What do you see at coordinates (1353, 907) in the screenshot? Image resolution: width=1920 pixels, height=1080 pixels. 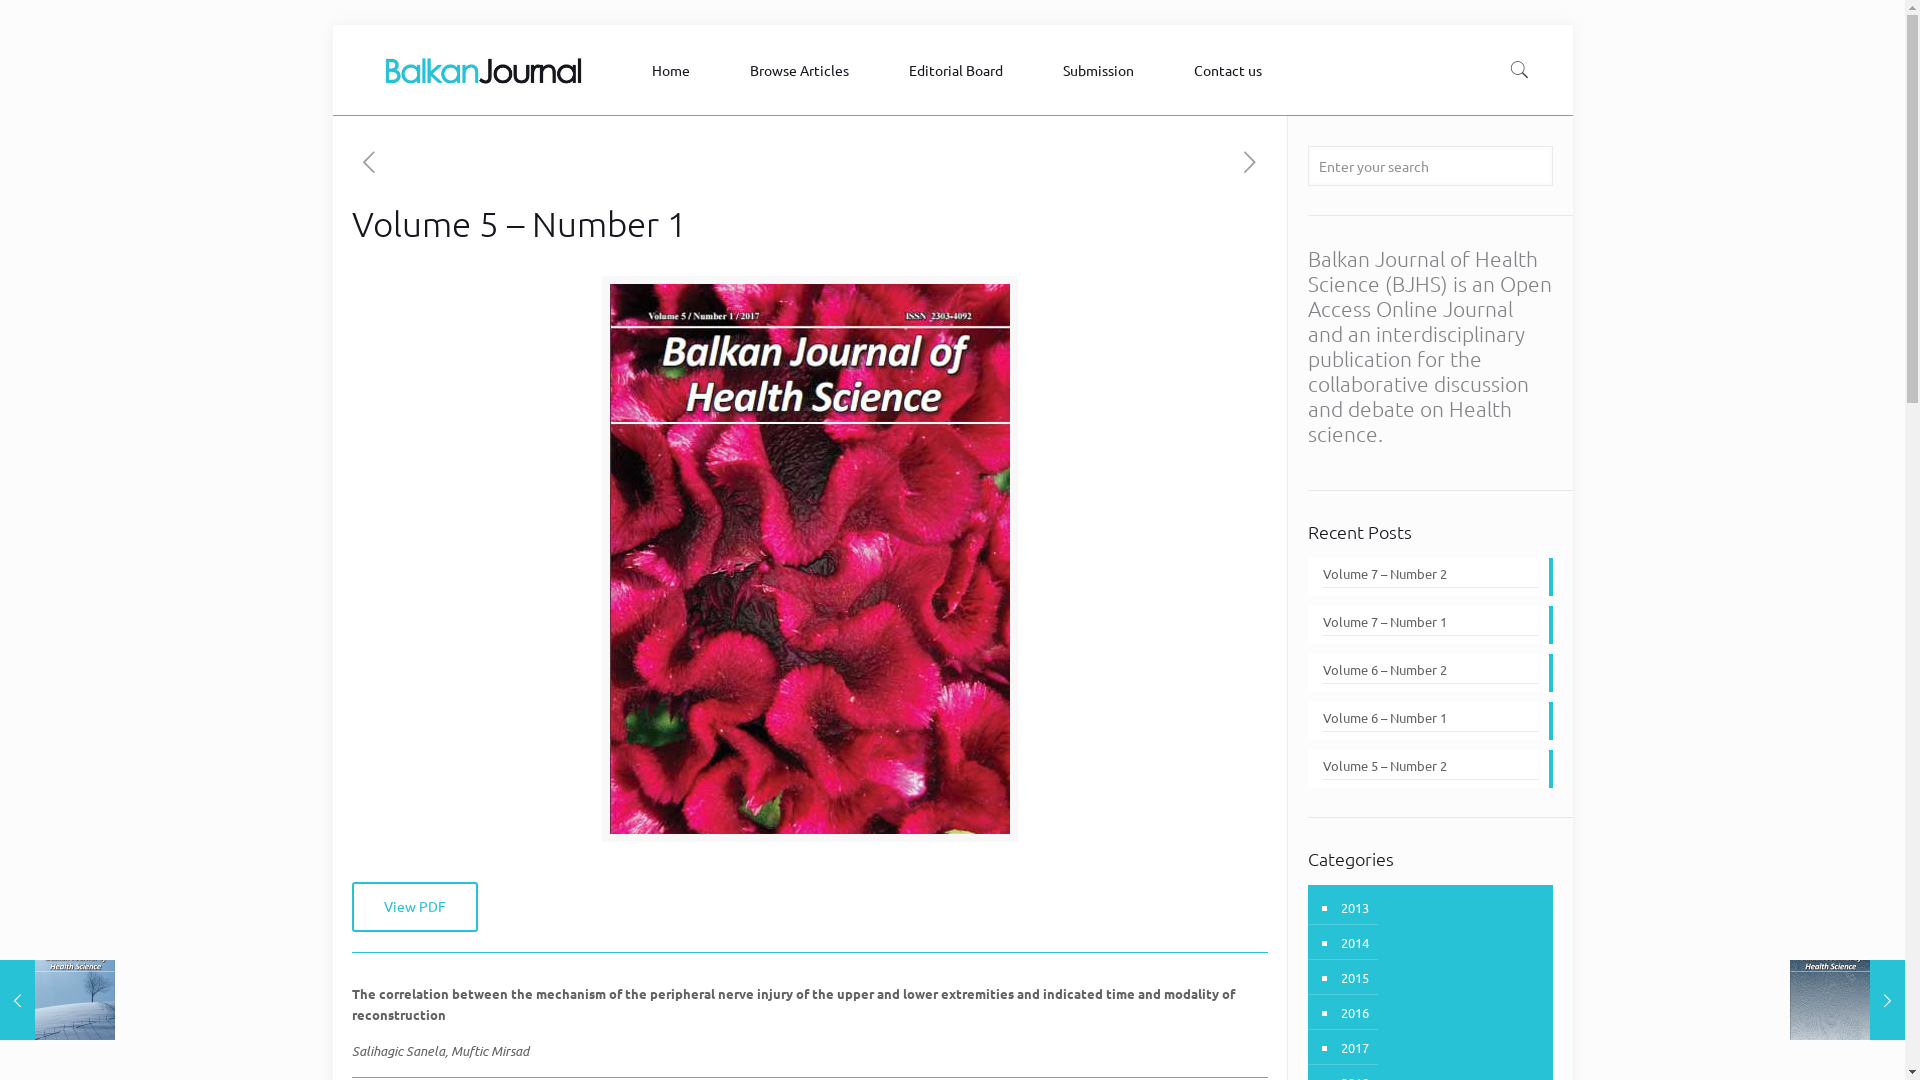 I see `'2013'` at bounding box center [1353, 907].